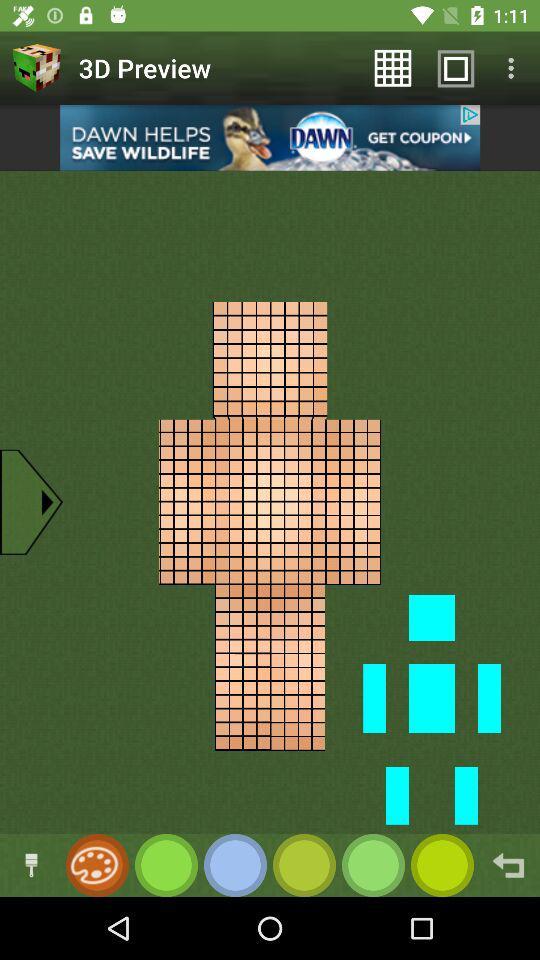  What do you see at coordinates (165, 864) in the screenshot?
I see `green color` at bounding box center [165, 864].